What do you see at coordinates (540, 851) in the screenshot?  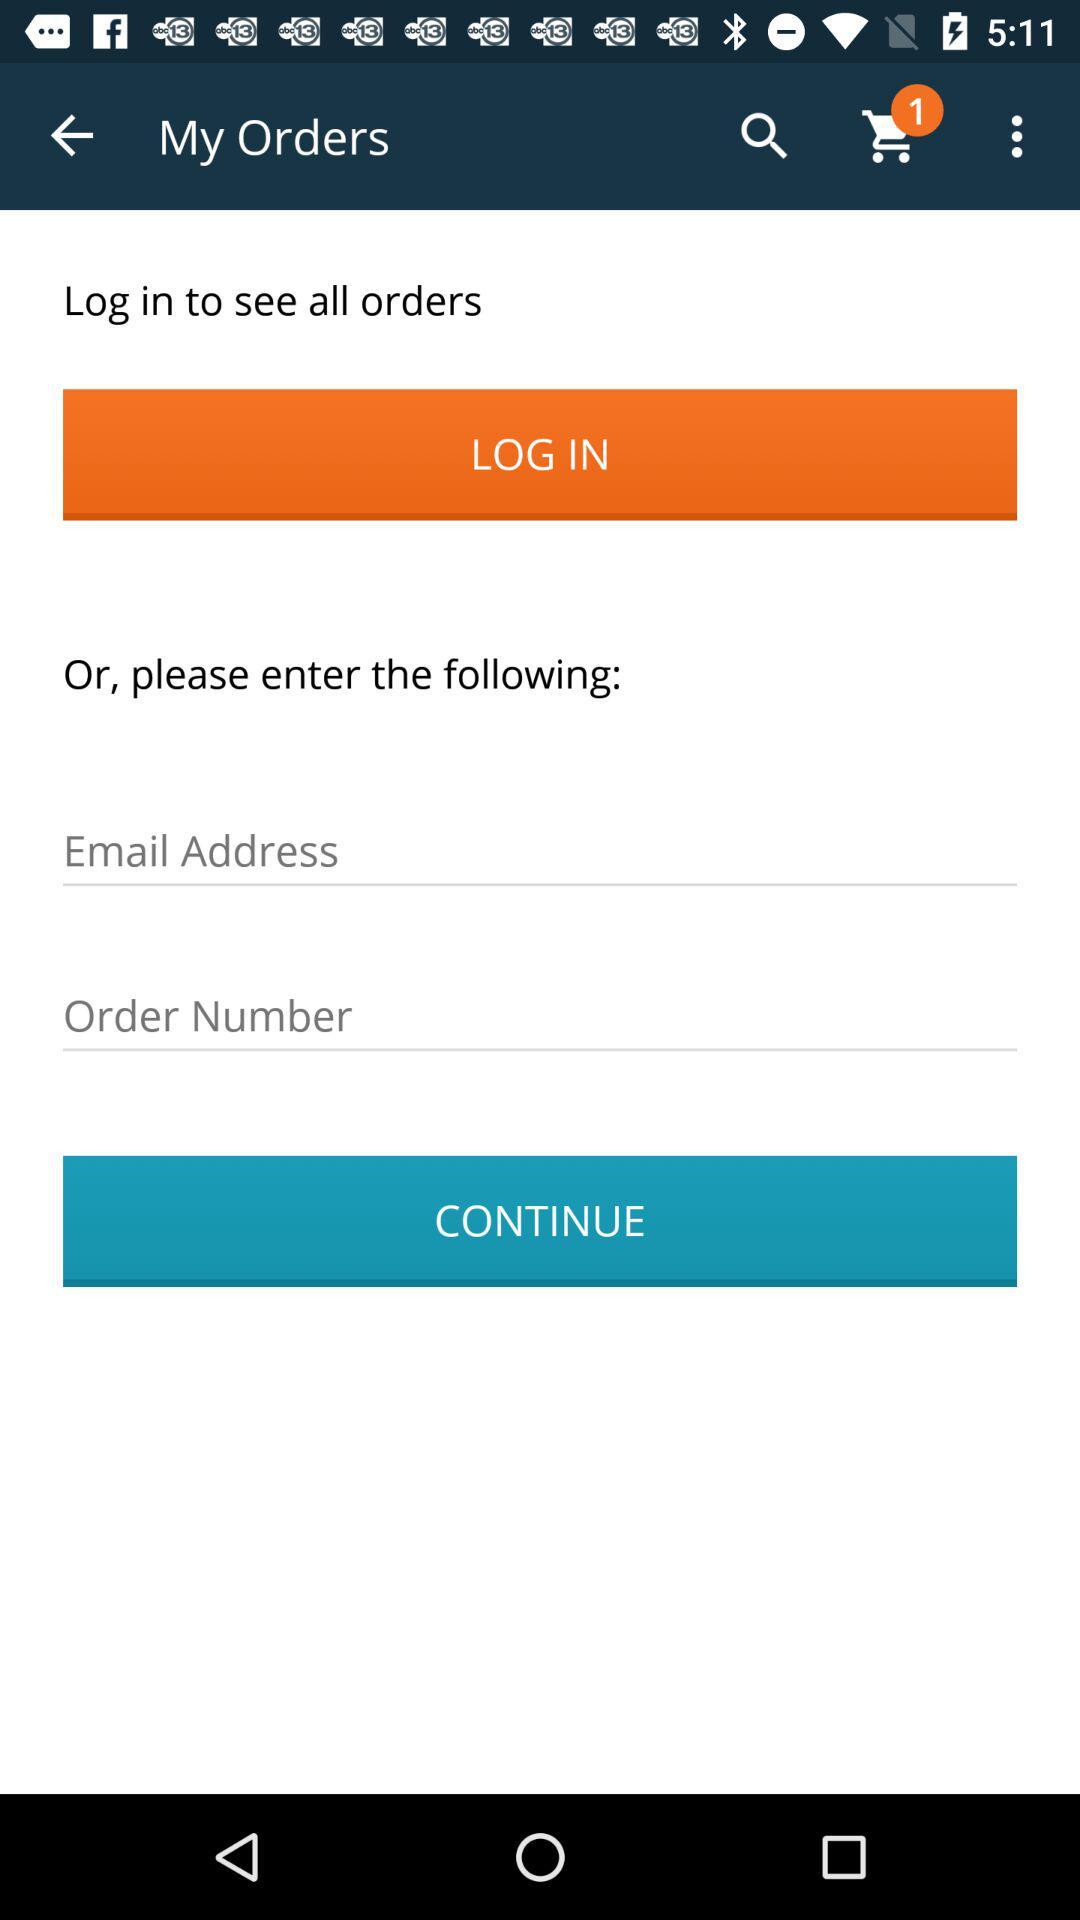 I see `email address` at bounding box center [540, 851].